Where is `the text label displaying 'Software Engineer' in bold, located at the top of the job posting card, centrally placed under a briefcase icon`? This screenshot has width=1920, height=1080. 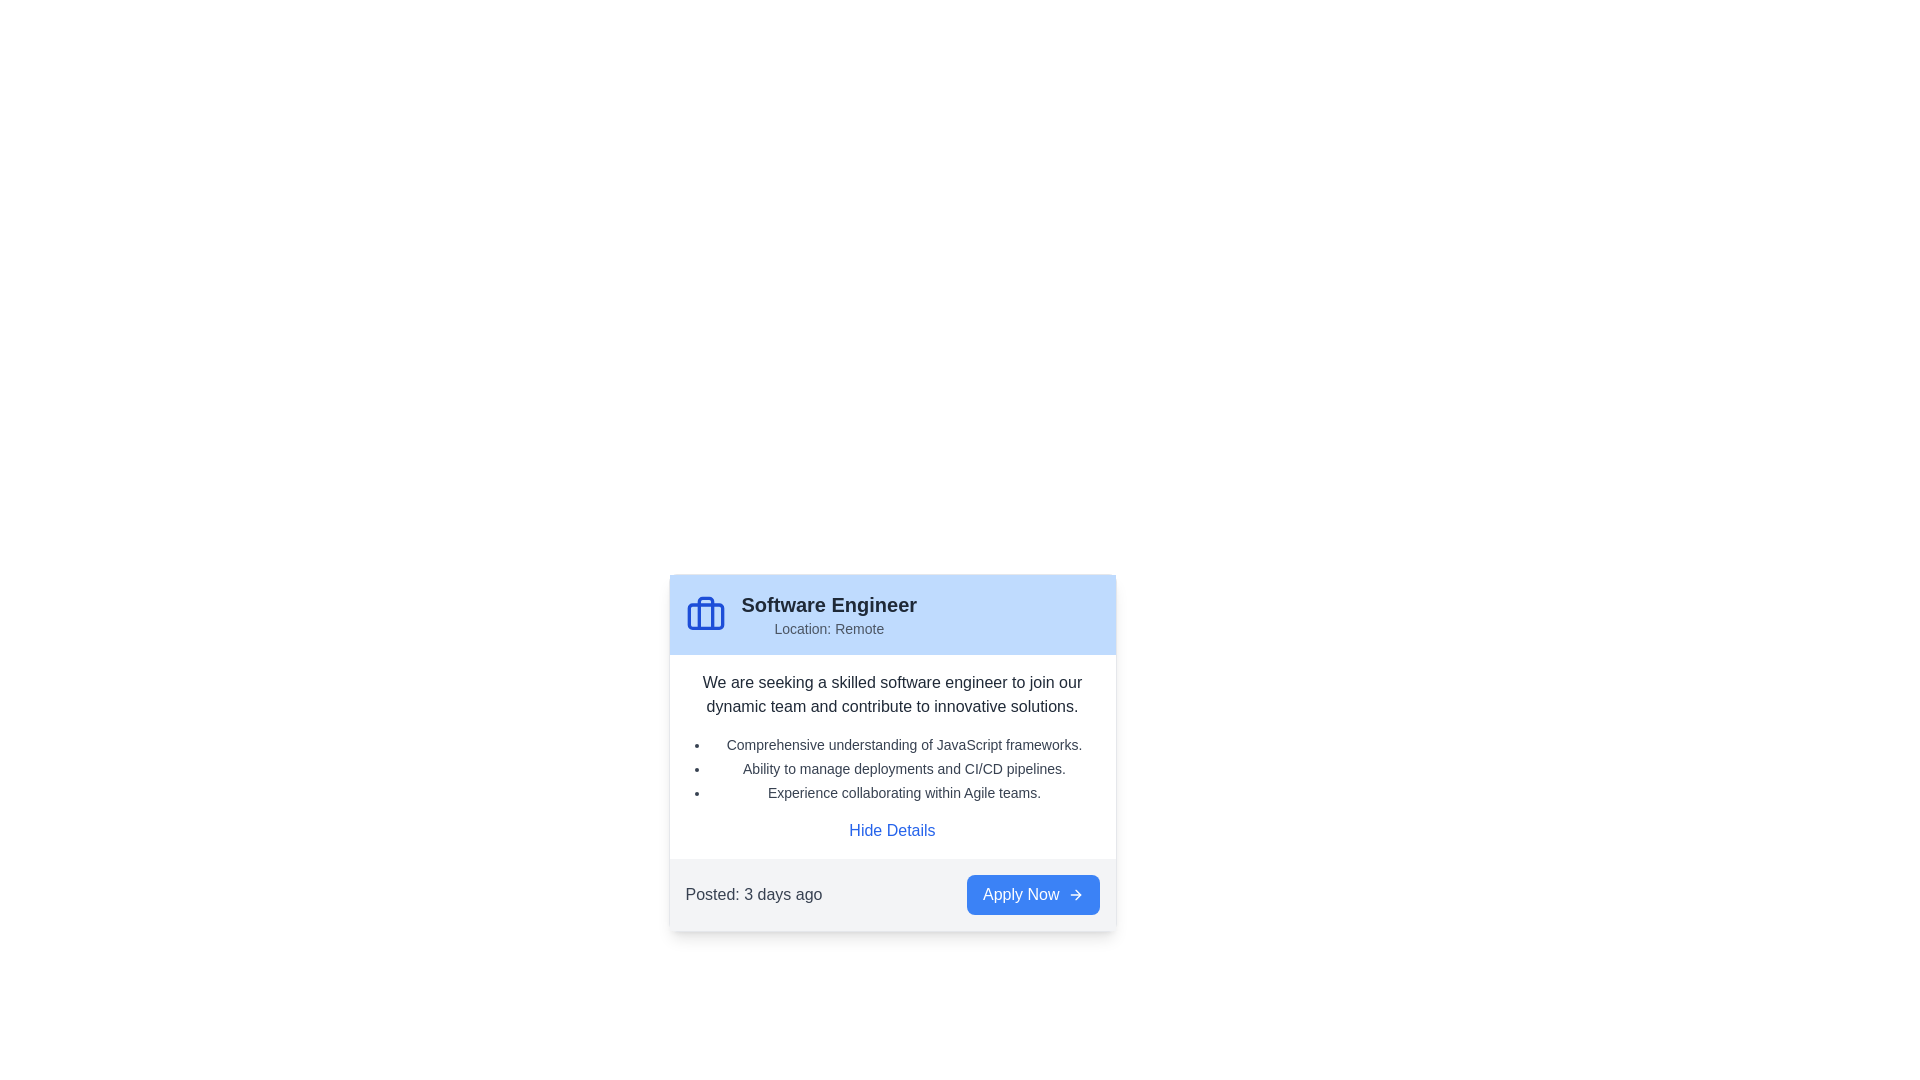
the text label displaying 'Software Engineer' in bold, located at the top of the job posting card, centrally placed under a briefcase icon is located at coordinates (829, 604).